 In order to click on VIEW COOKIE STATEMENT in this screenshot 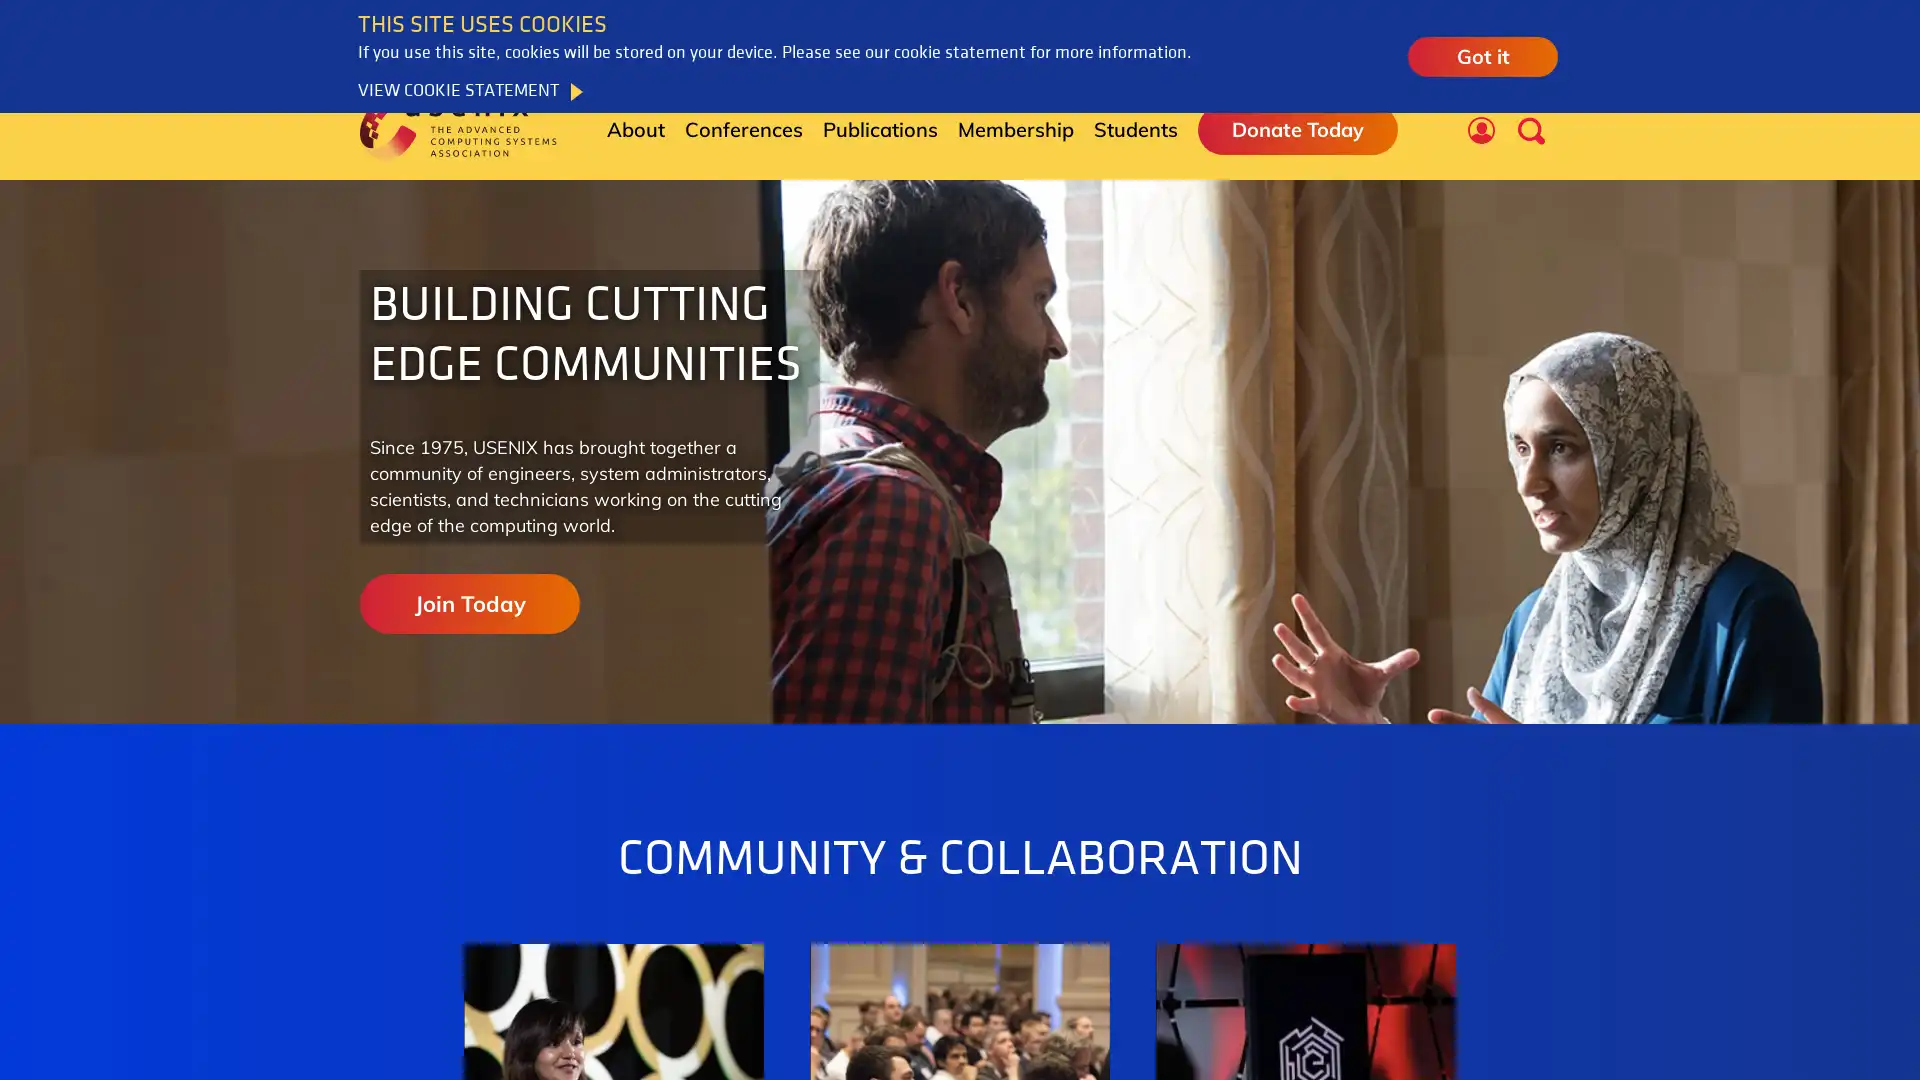, I will do `click(457, 91)`.